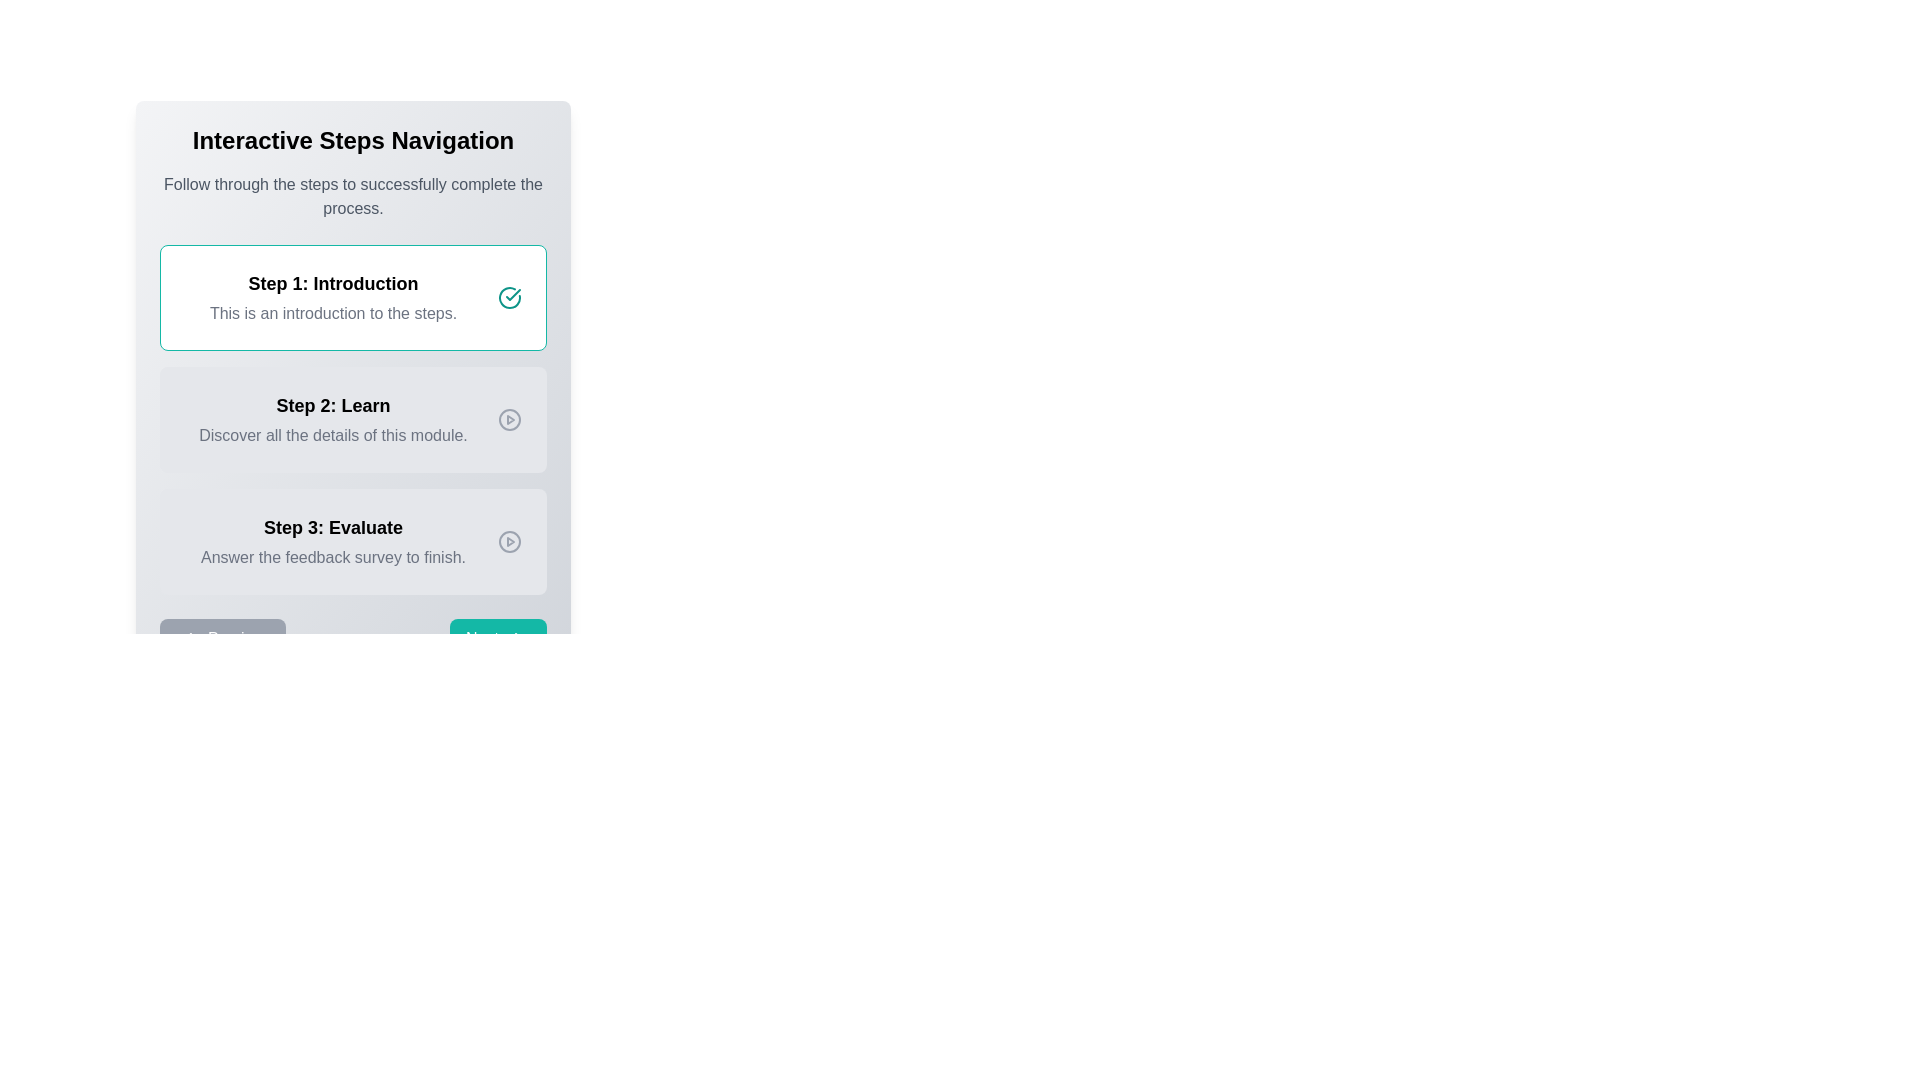  I want to click on the completion icon positioned to the right of 'Step 1: Introduction' to trigger relevant actions in the interactive navigation, so click(513, 294).